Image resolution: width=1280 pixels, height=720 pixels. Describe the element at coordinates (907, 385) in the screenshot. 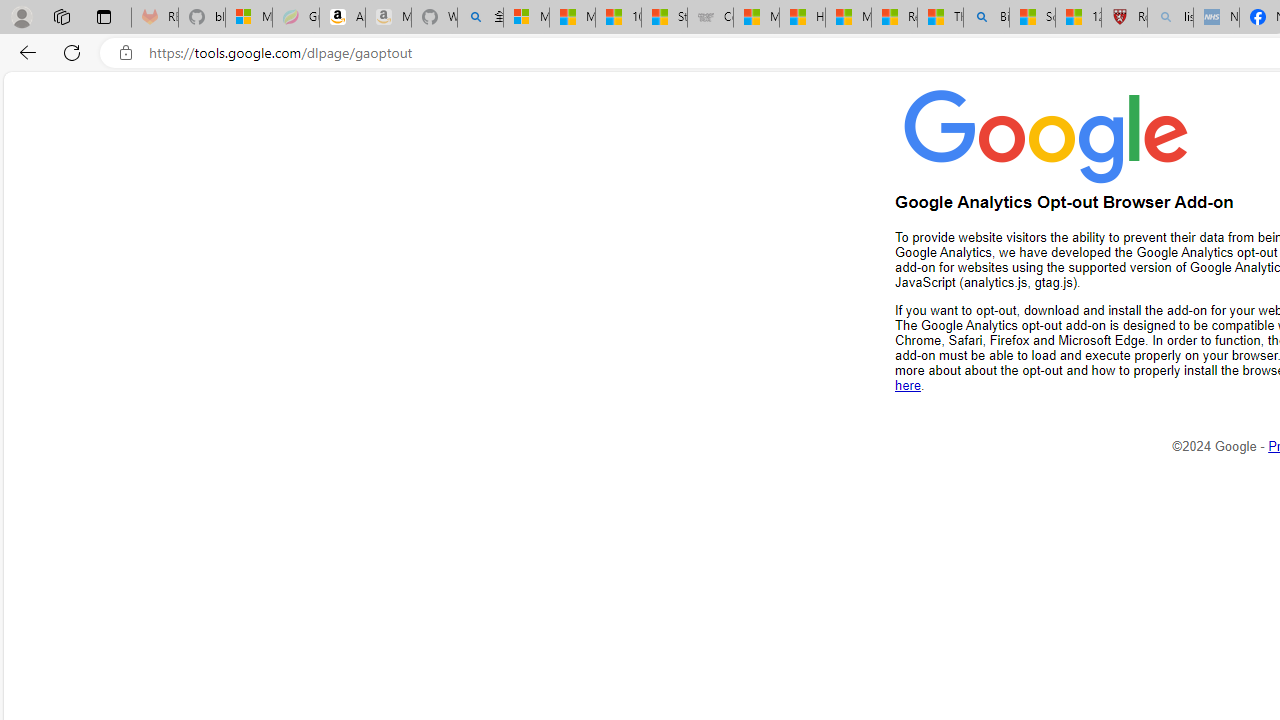

I see `'here'` at that location.